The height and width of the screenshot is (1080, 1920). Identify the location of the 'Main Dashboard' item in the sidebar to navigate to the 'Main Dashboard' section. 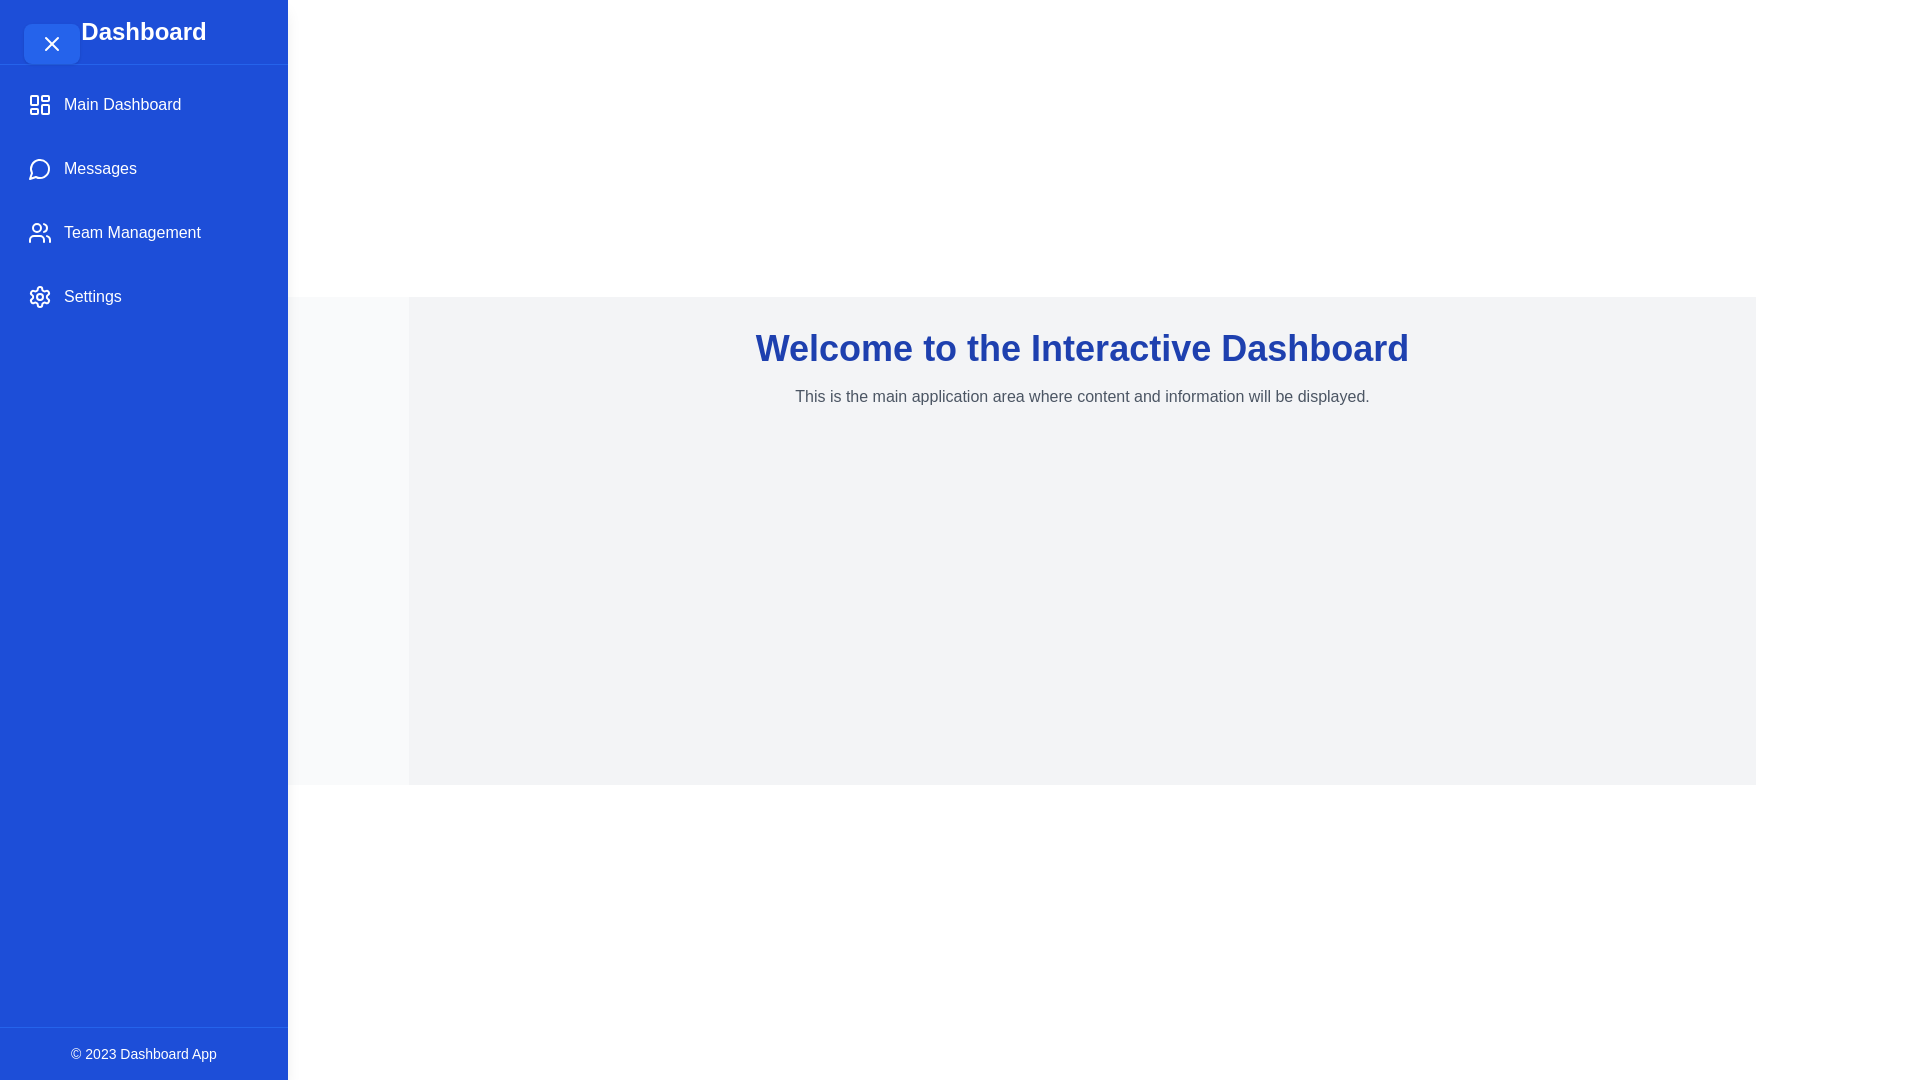
(143, 104).